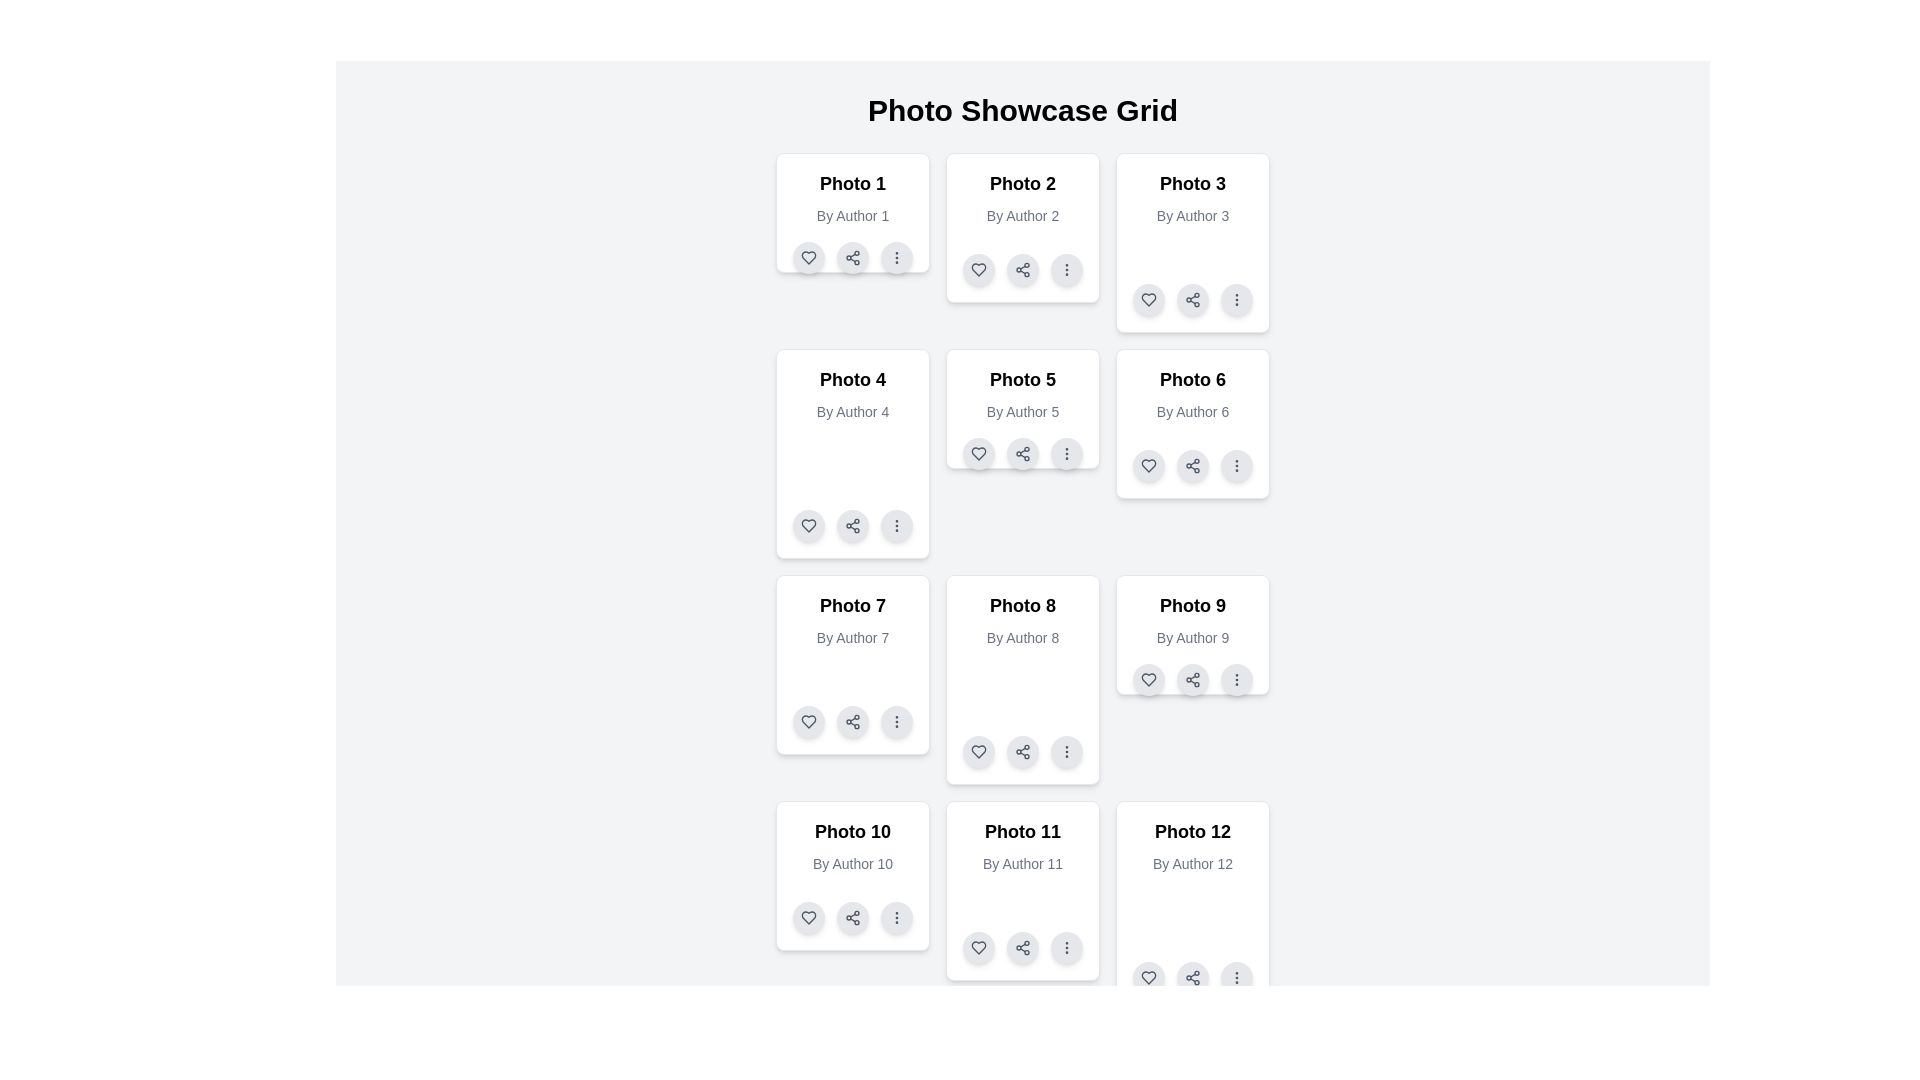 The image size is (1920, 1080). What do you see at coordinates (1193, 380) in the screenshot?
I see `the text label 'Photo 6' which identifies the card, located at the upper section of the card layout` at bounding box center [1193, 380].